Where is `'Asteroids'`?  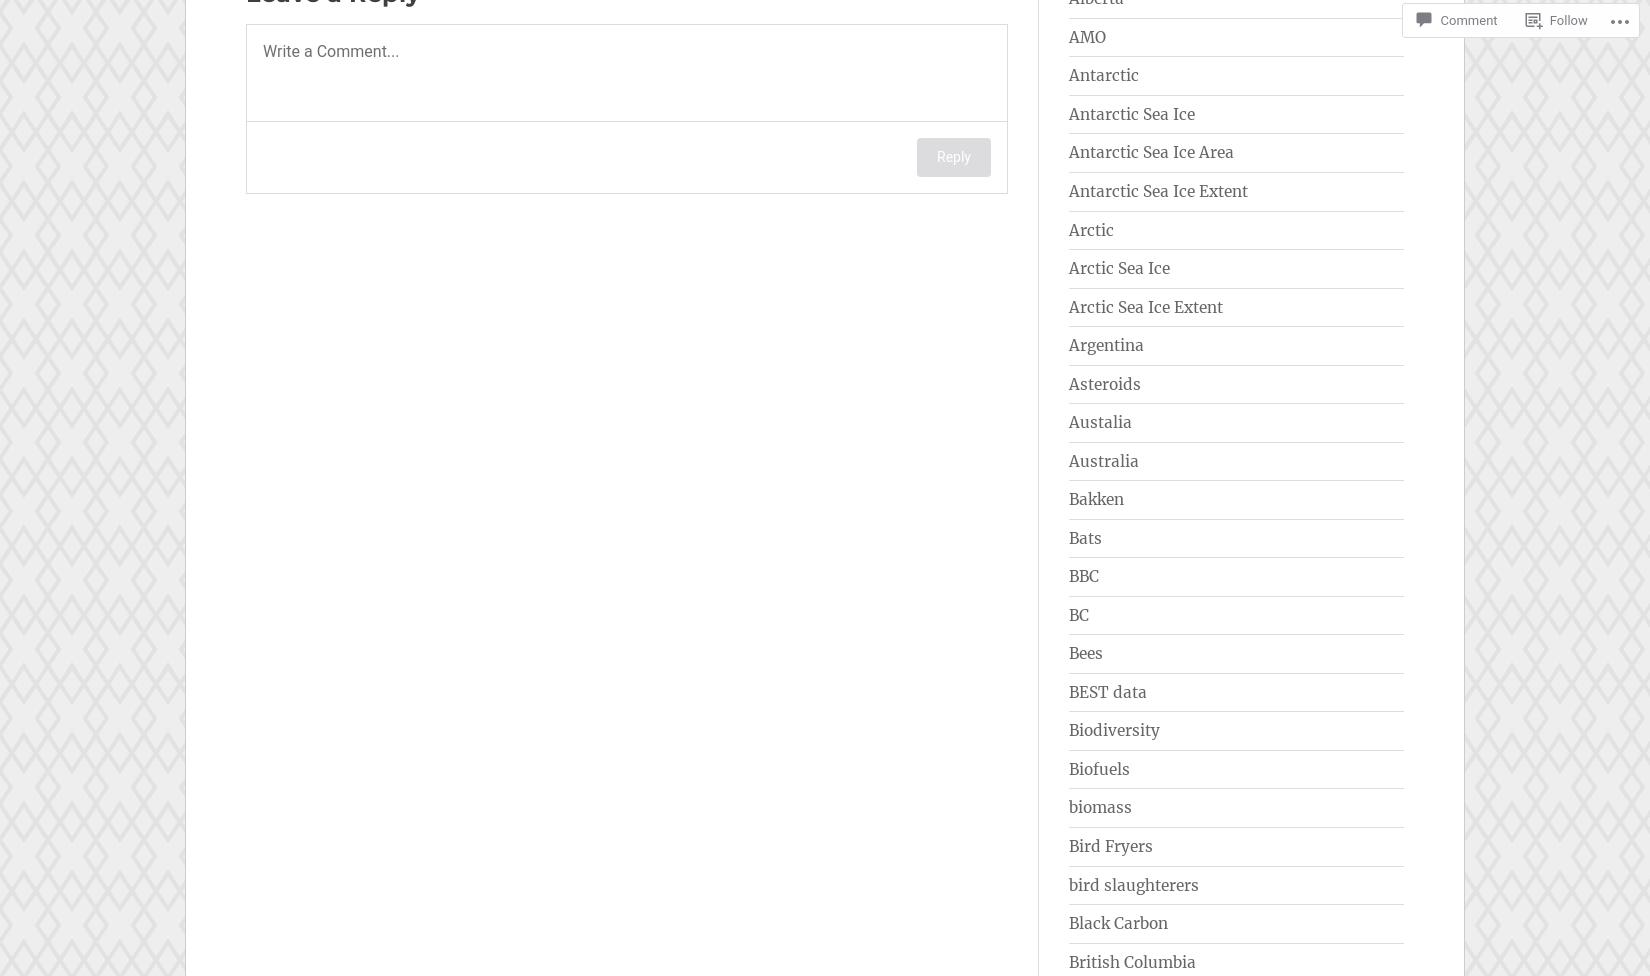
'Asteroids' is located at coordinates (1105, 382).